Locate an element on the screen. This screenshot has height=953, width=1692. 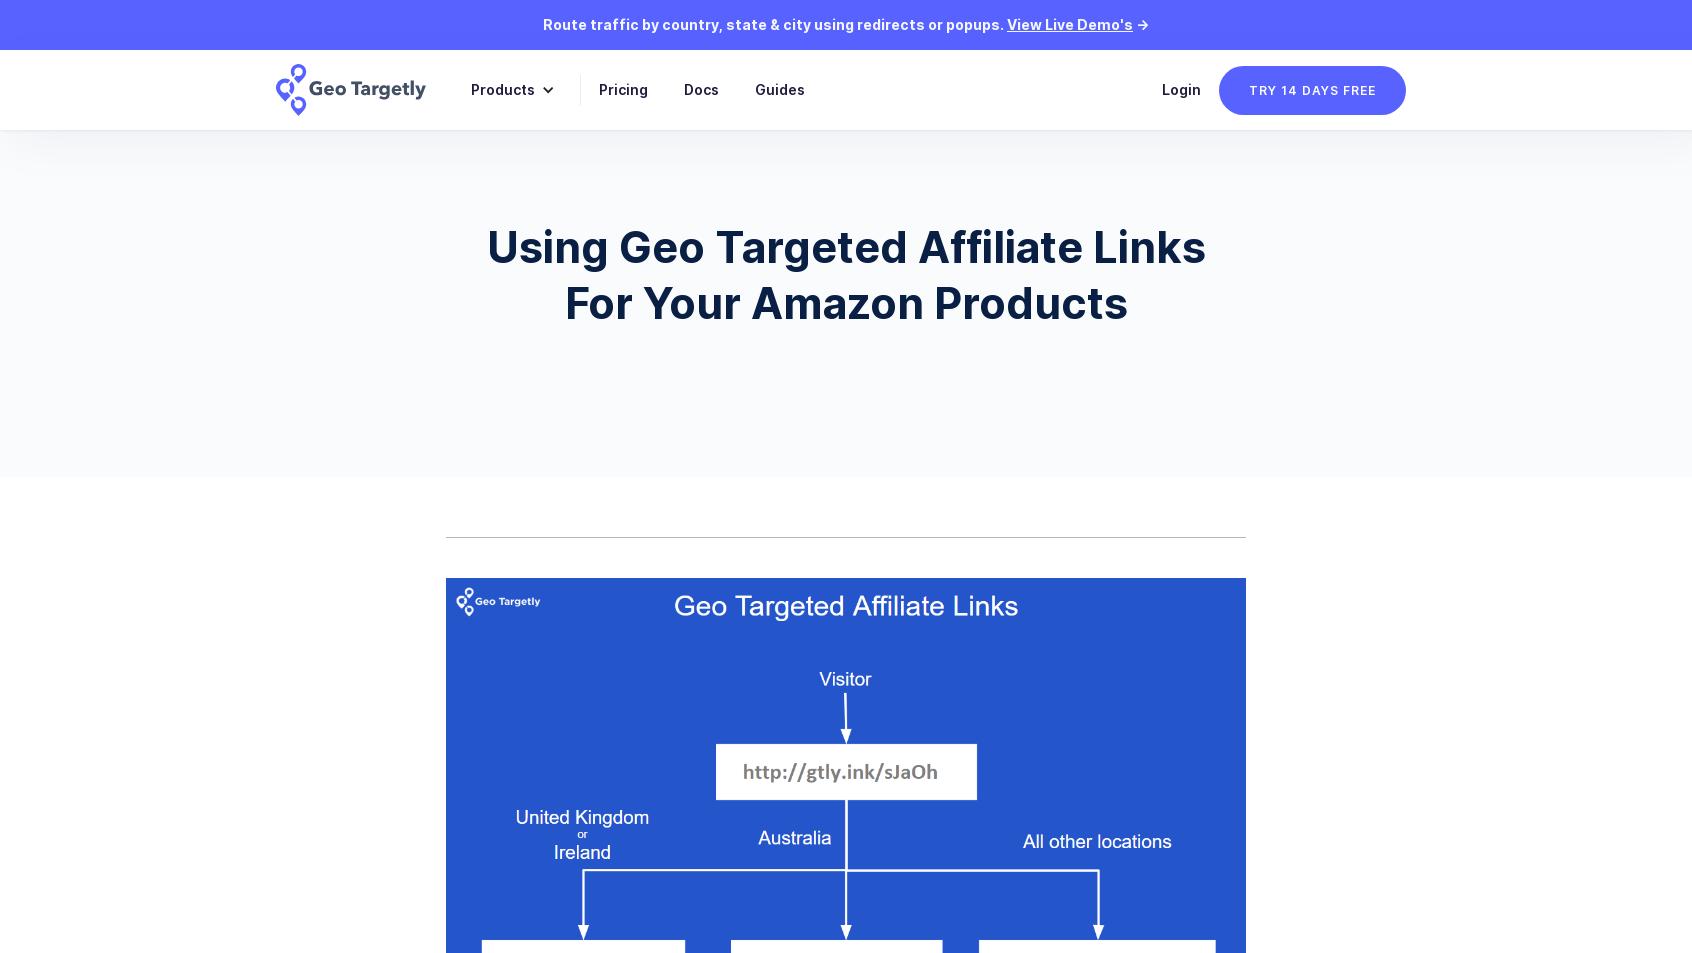
'For Your Amazon Products' is located at coordinates (845, 301).